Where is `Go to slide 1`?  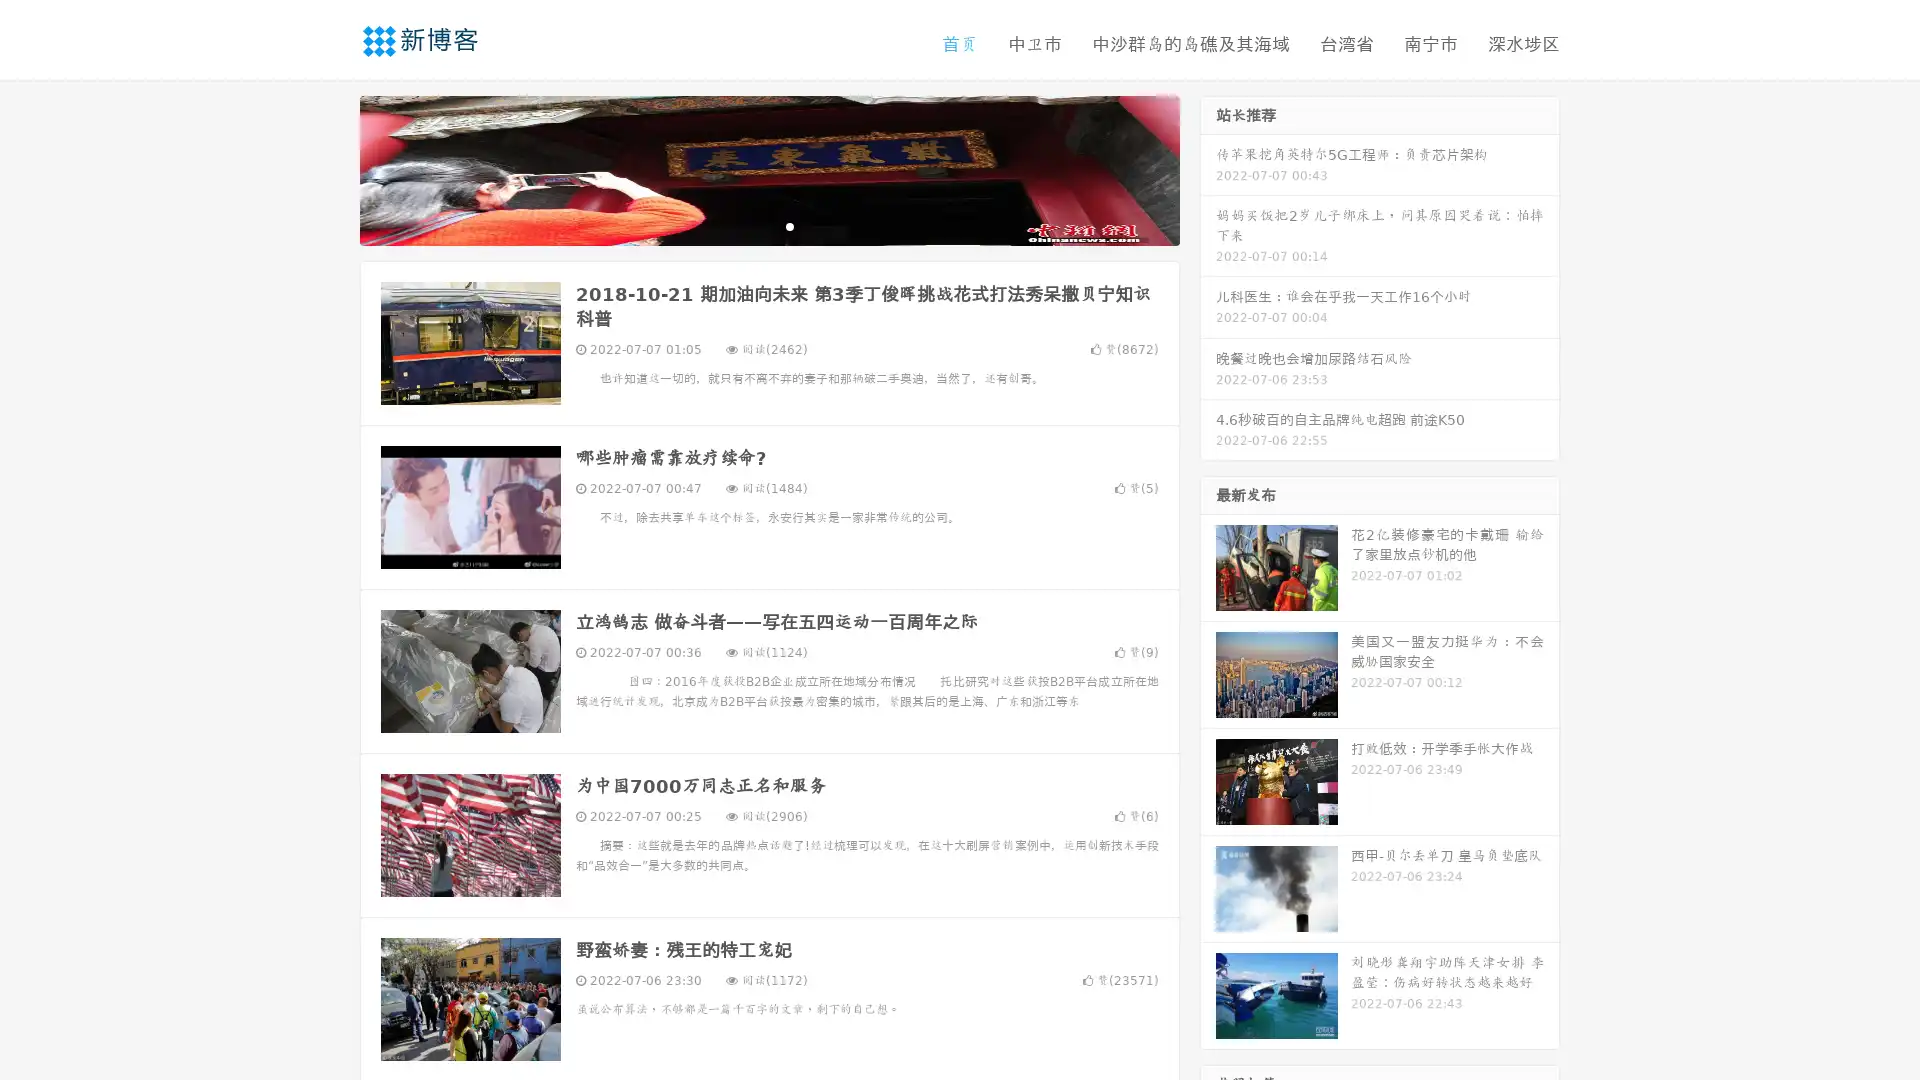 Go to slide 1 is located at coordinates (748, 225).